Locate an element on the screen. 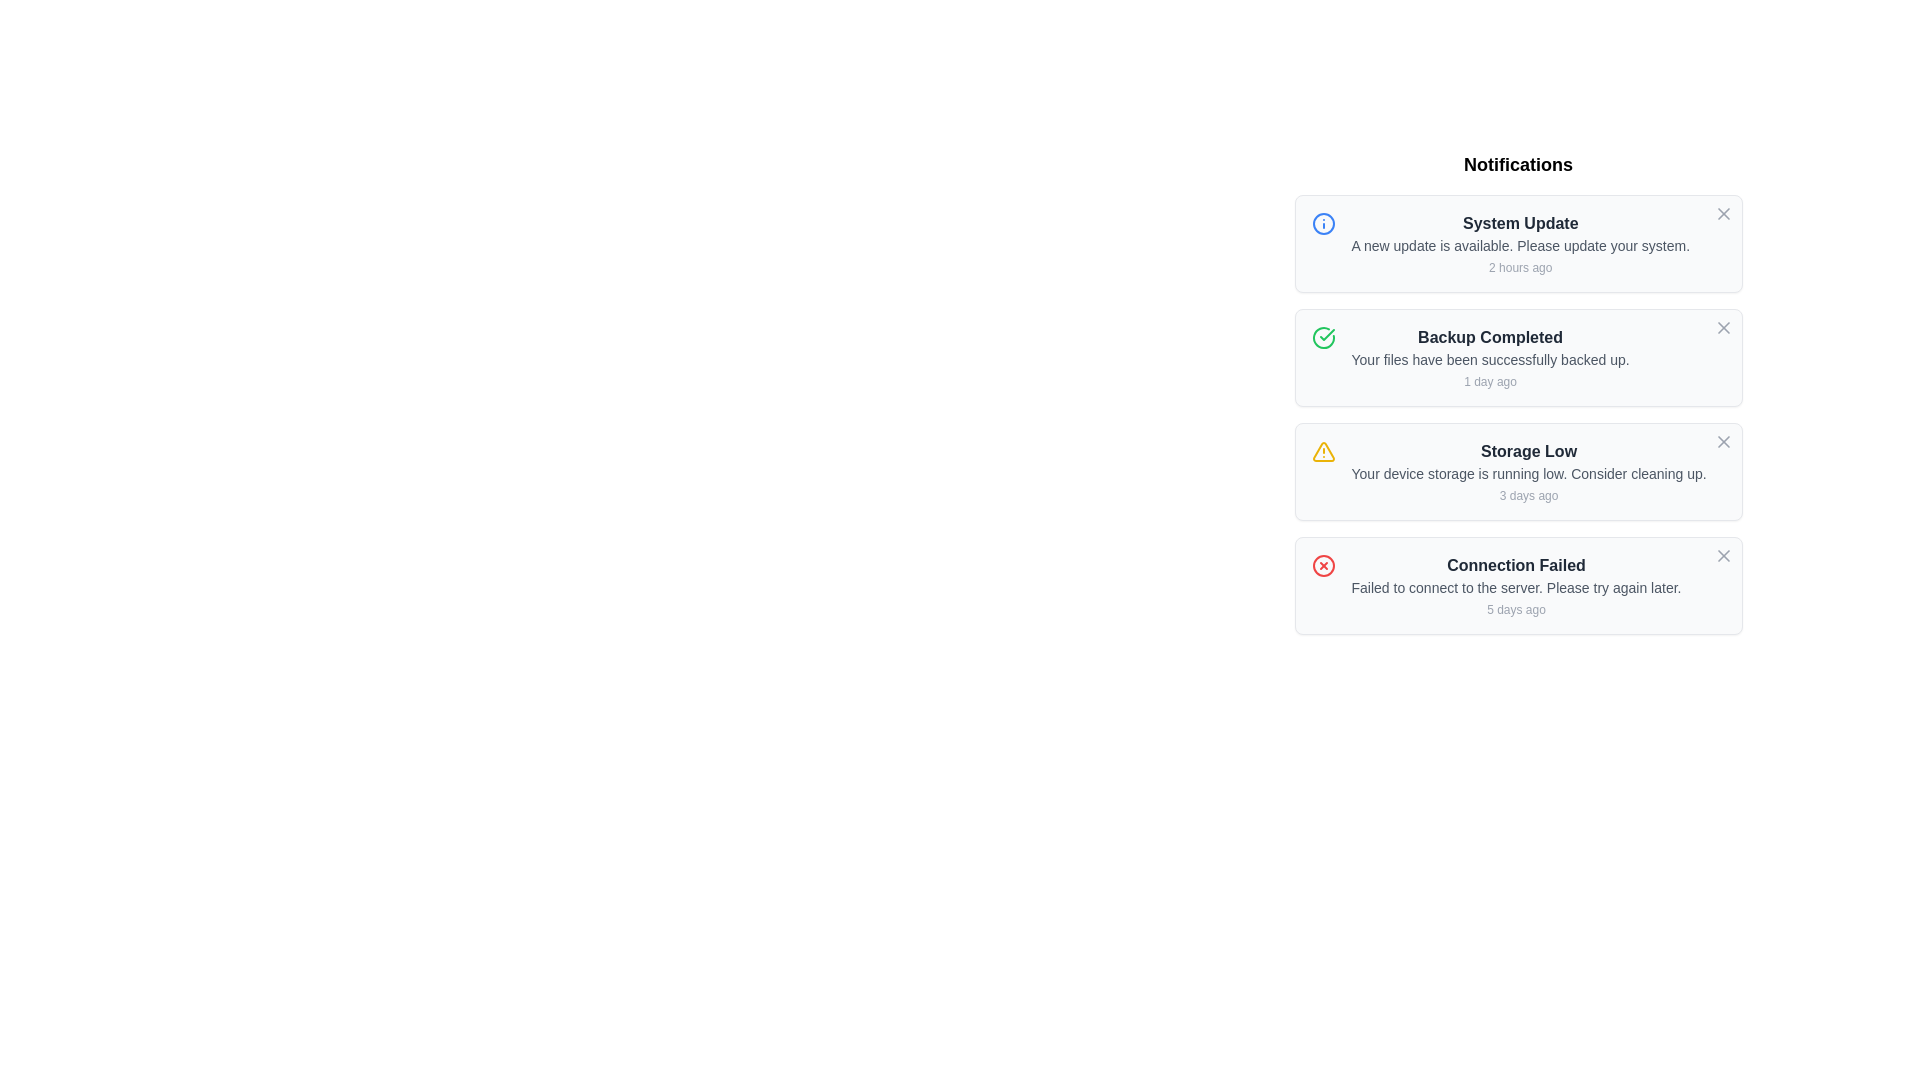 The width and height of the screenshot is (1920, 1080). the text label displaying '3 days ago', which is positioned below the notification message 'Your device storage is running low.' is located at coordinates (1528, 495).